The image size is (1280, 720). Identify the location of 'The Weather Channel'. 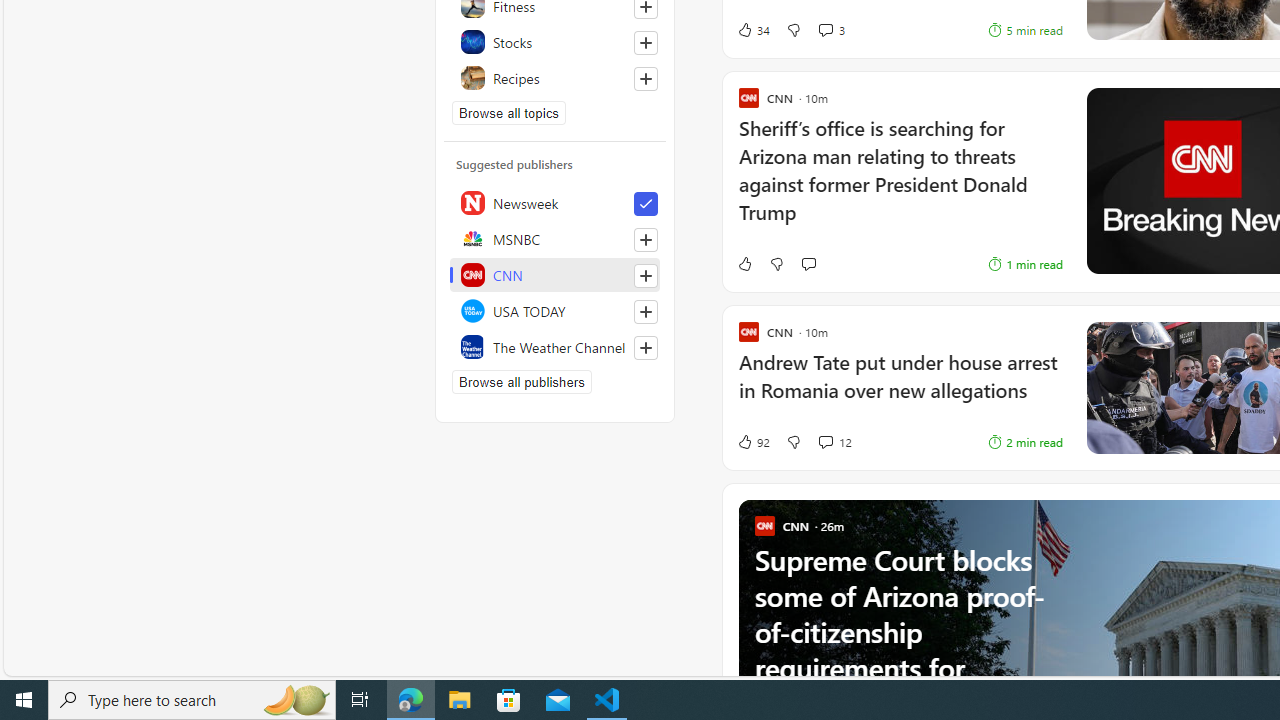
(555, 346).